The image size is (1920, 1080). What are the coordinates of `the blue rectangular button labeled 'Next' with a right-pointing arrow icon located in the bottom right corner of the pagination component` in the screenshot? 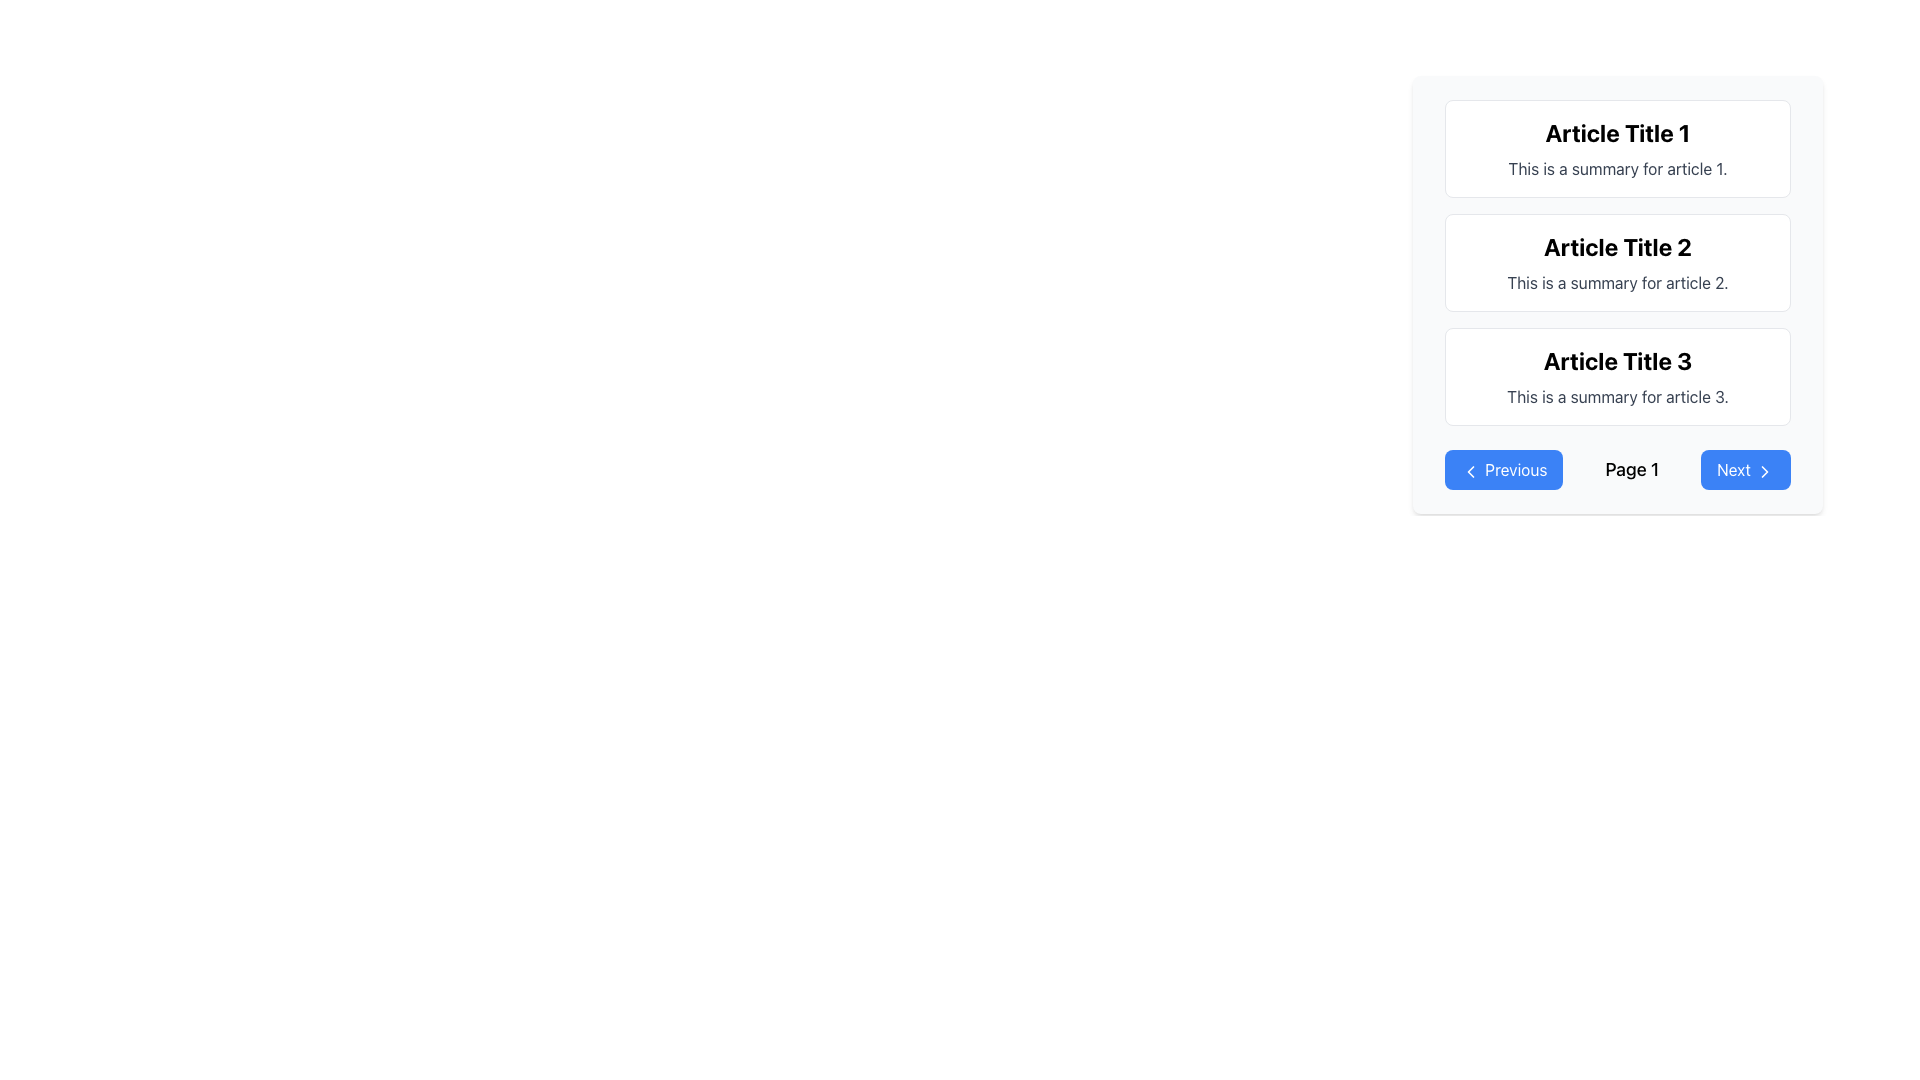 It's located at (1745, 470).